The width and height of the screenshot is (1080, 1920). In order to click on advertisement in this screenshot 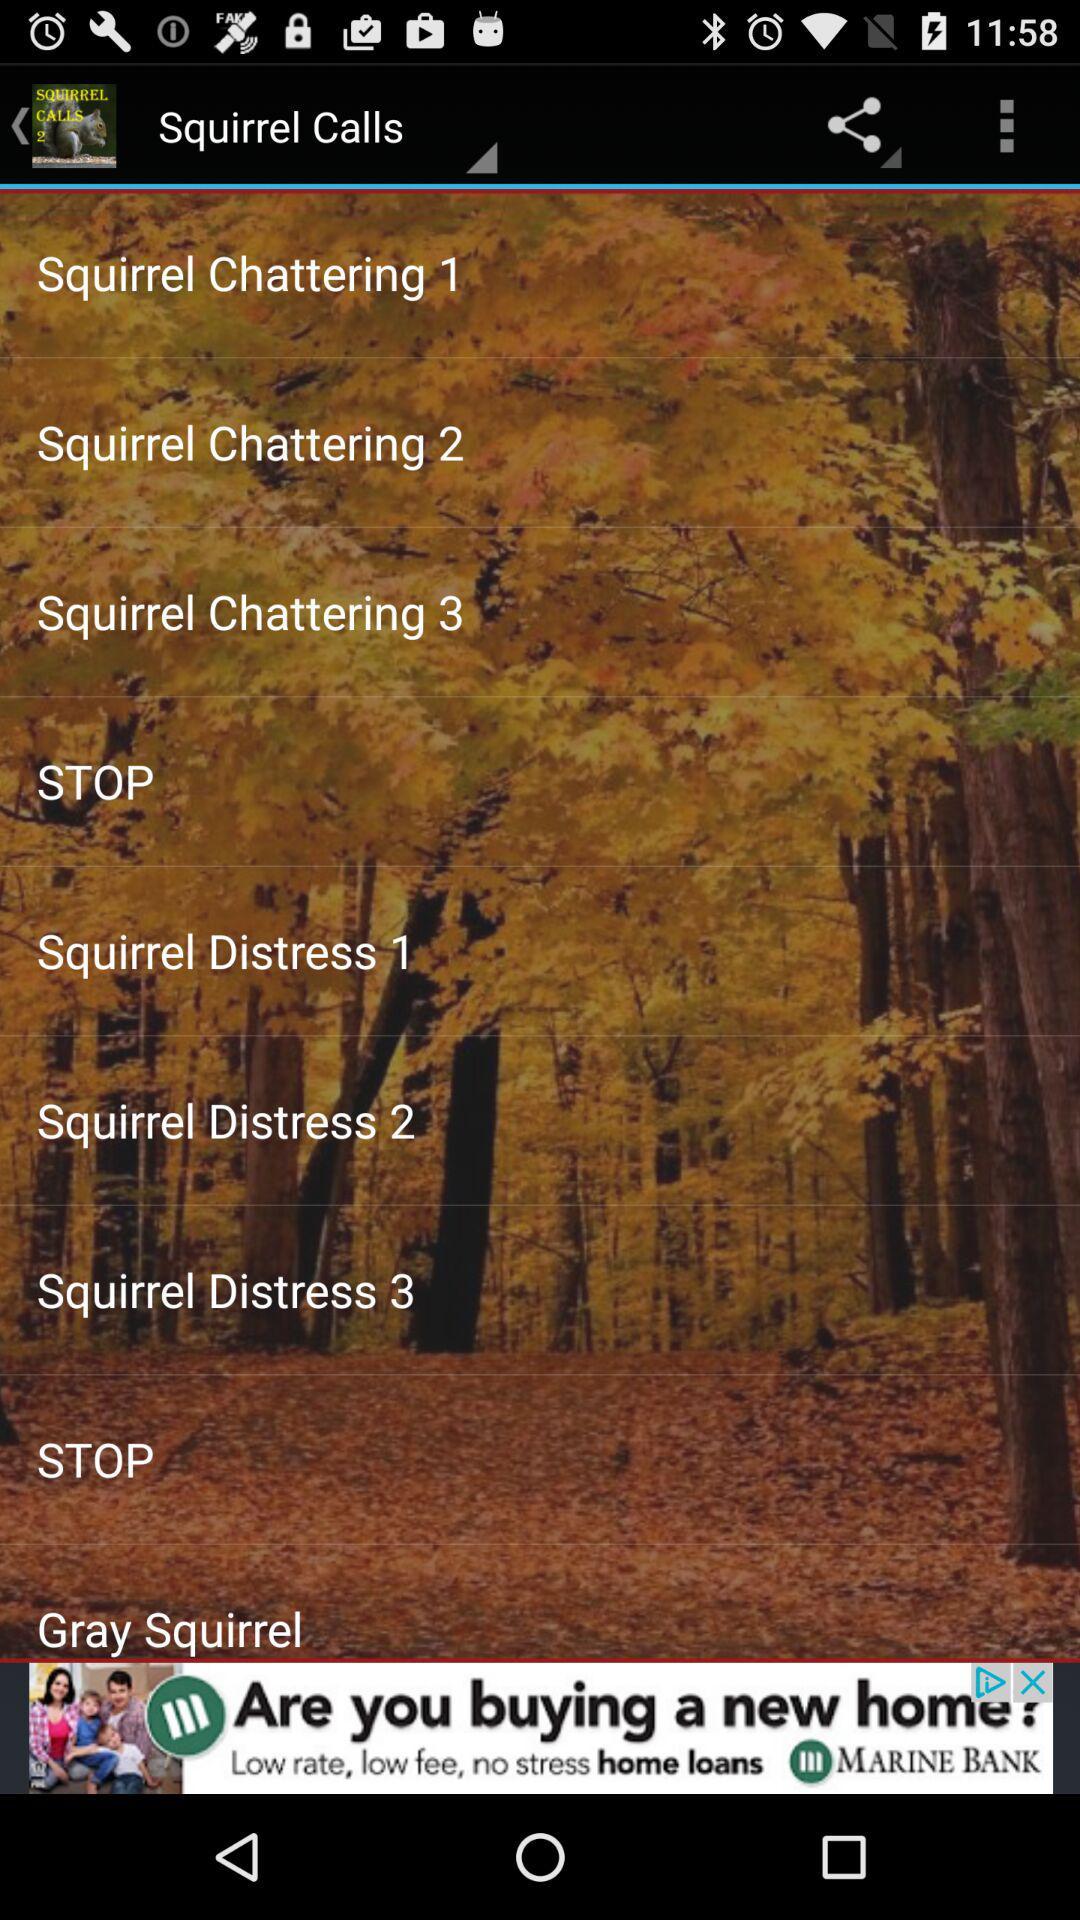, I will do `click(540, 1727)`.